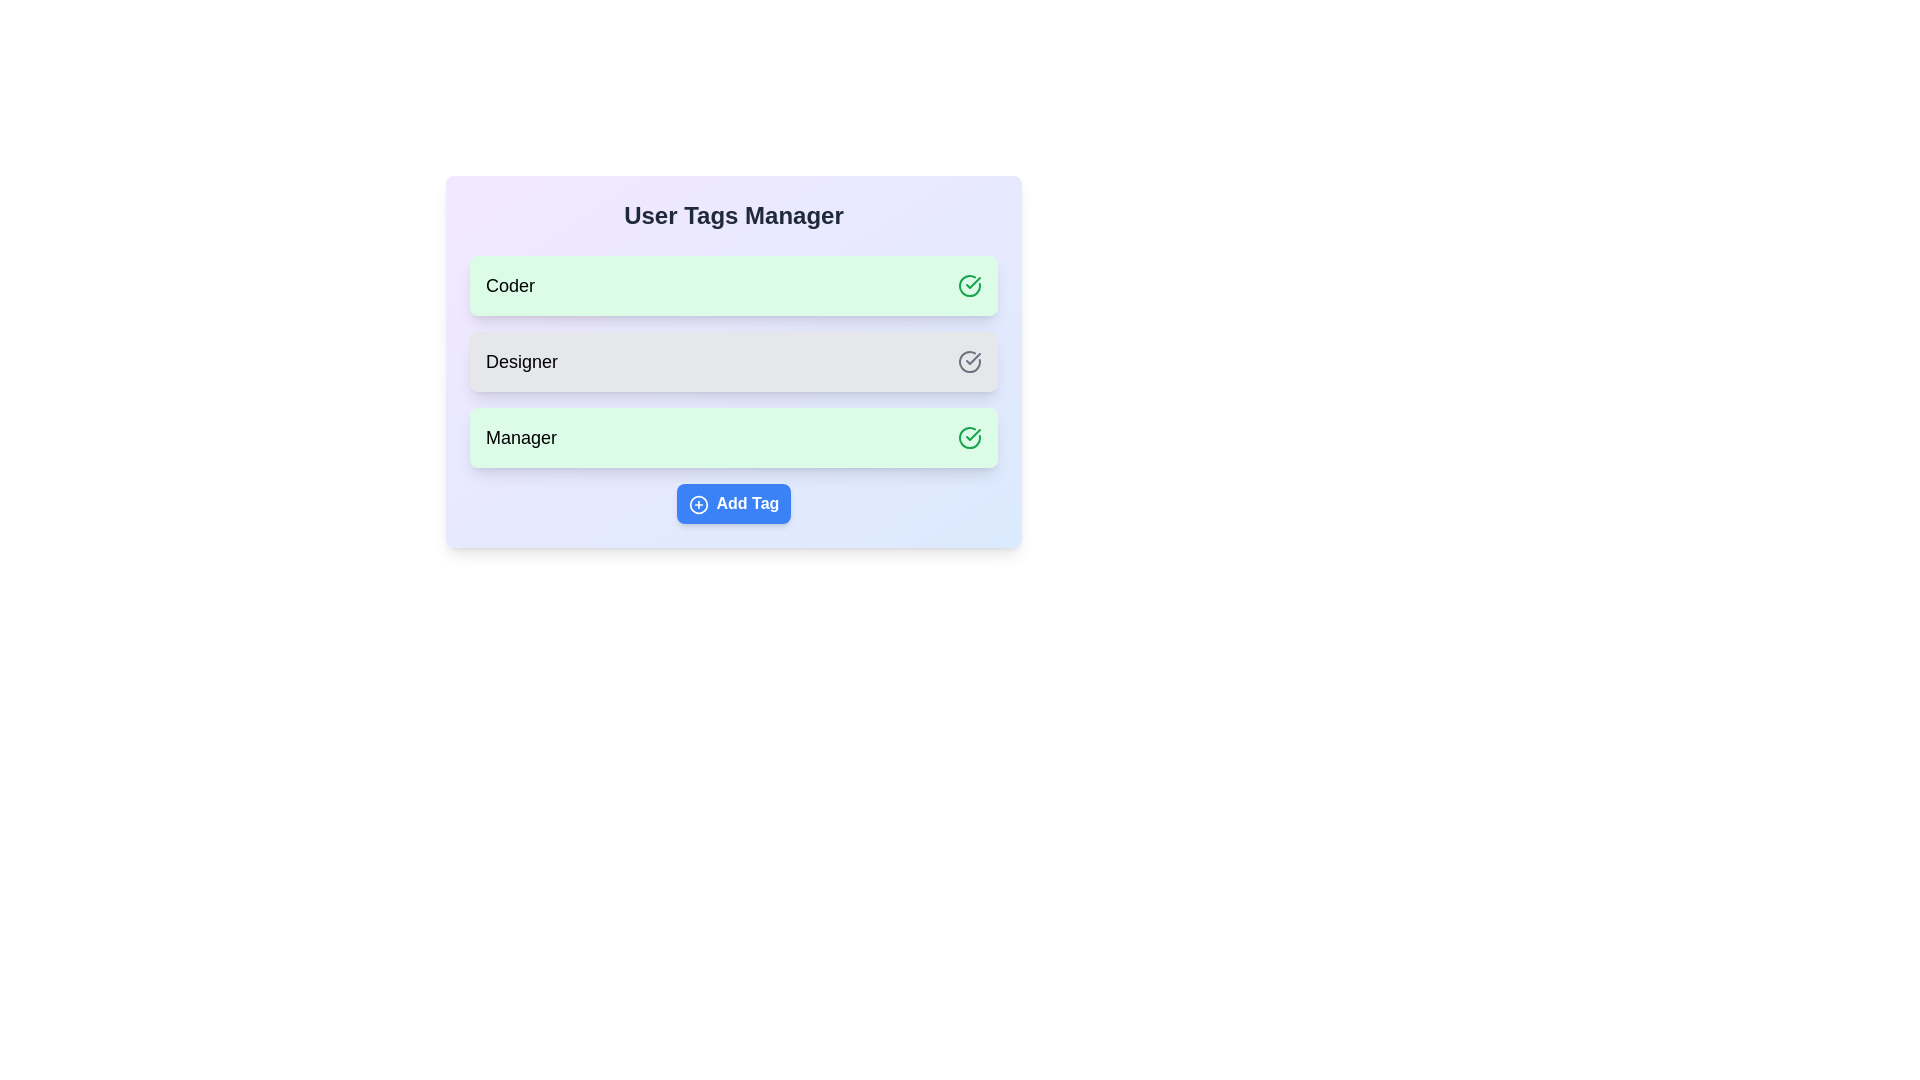 This screenshot has height=1080, width=1920. Describe the element at coordinates (733, 503) in the screenshot. I see `'Add Tag' button to add a new tag to the list` at that location.